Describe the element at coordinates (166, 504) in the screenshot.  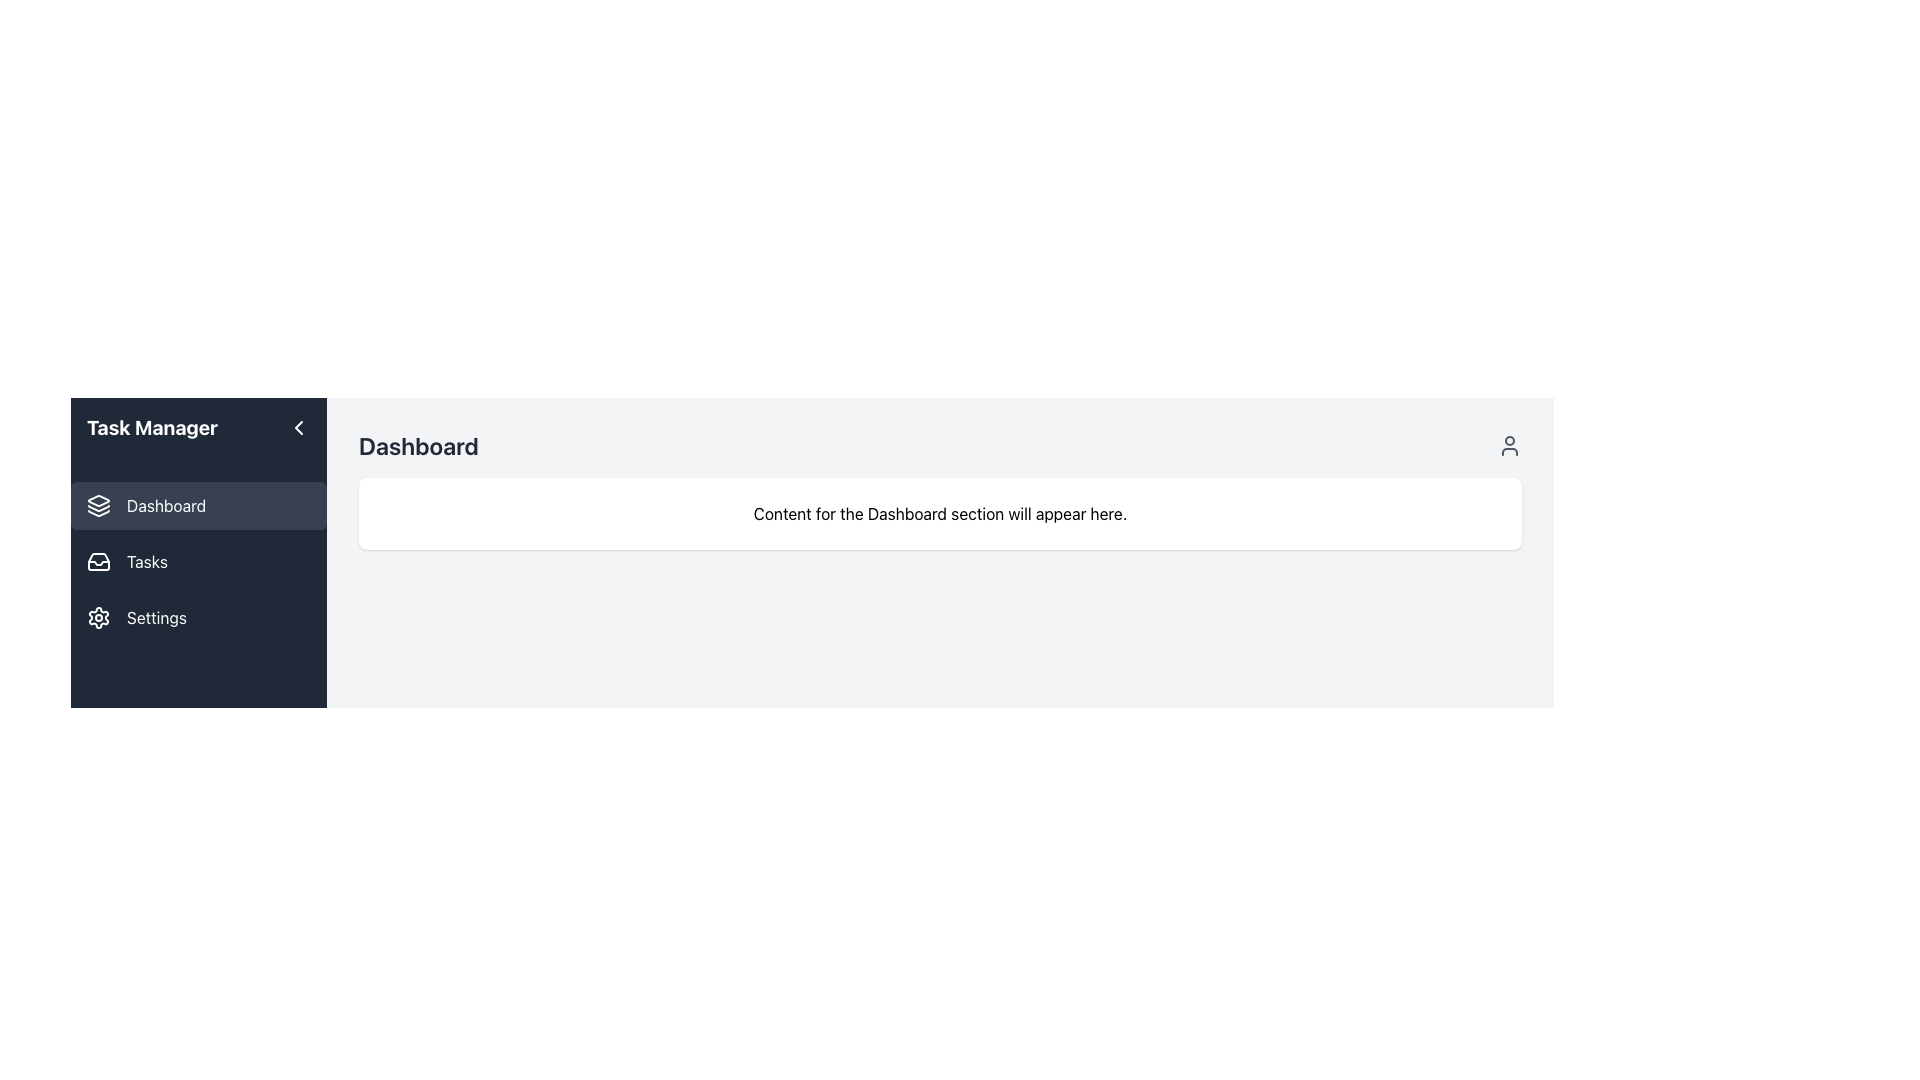
I see `the 'Dashboard' text label located in the left sidebar menu, which is below an icon shaped like stacked layers` at that location.